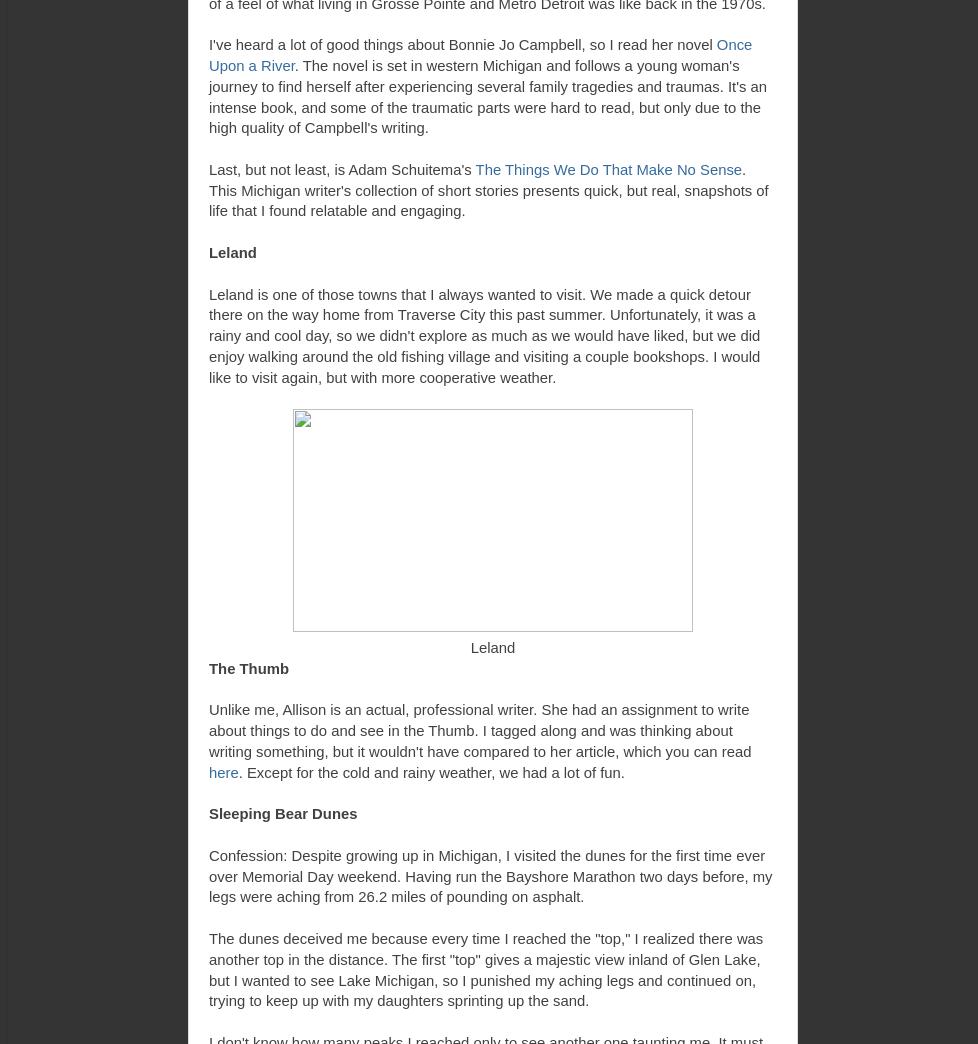  I want to click on '. This Michigan writer's collection of short stories presents quick, but real, snapshots of life that I found relatable and engaging.', so click(208, 189).